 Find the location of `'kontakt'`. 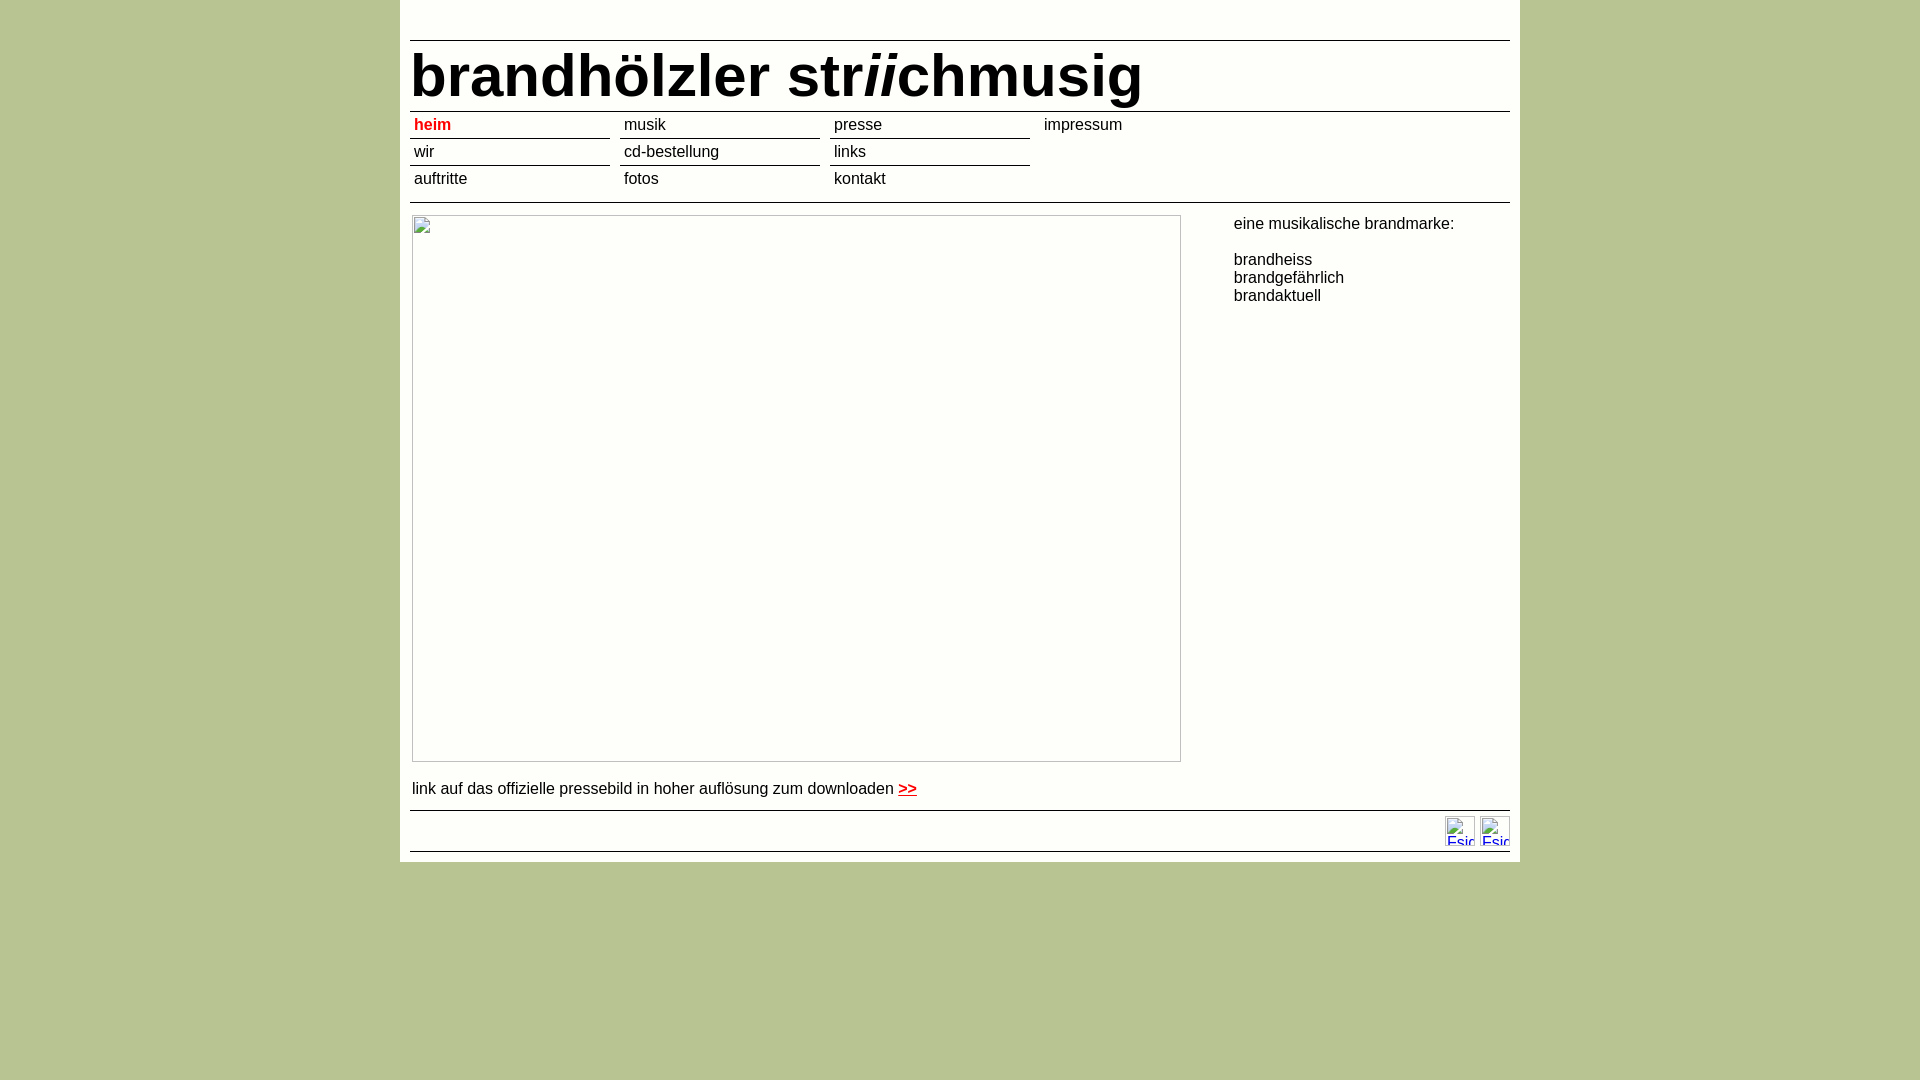

'kontakt' is located at coordinates (834, 177).